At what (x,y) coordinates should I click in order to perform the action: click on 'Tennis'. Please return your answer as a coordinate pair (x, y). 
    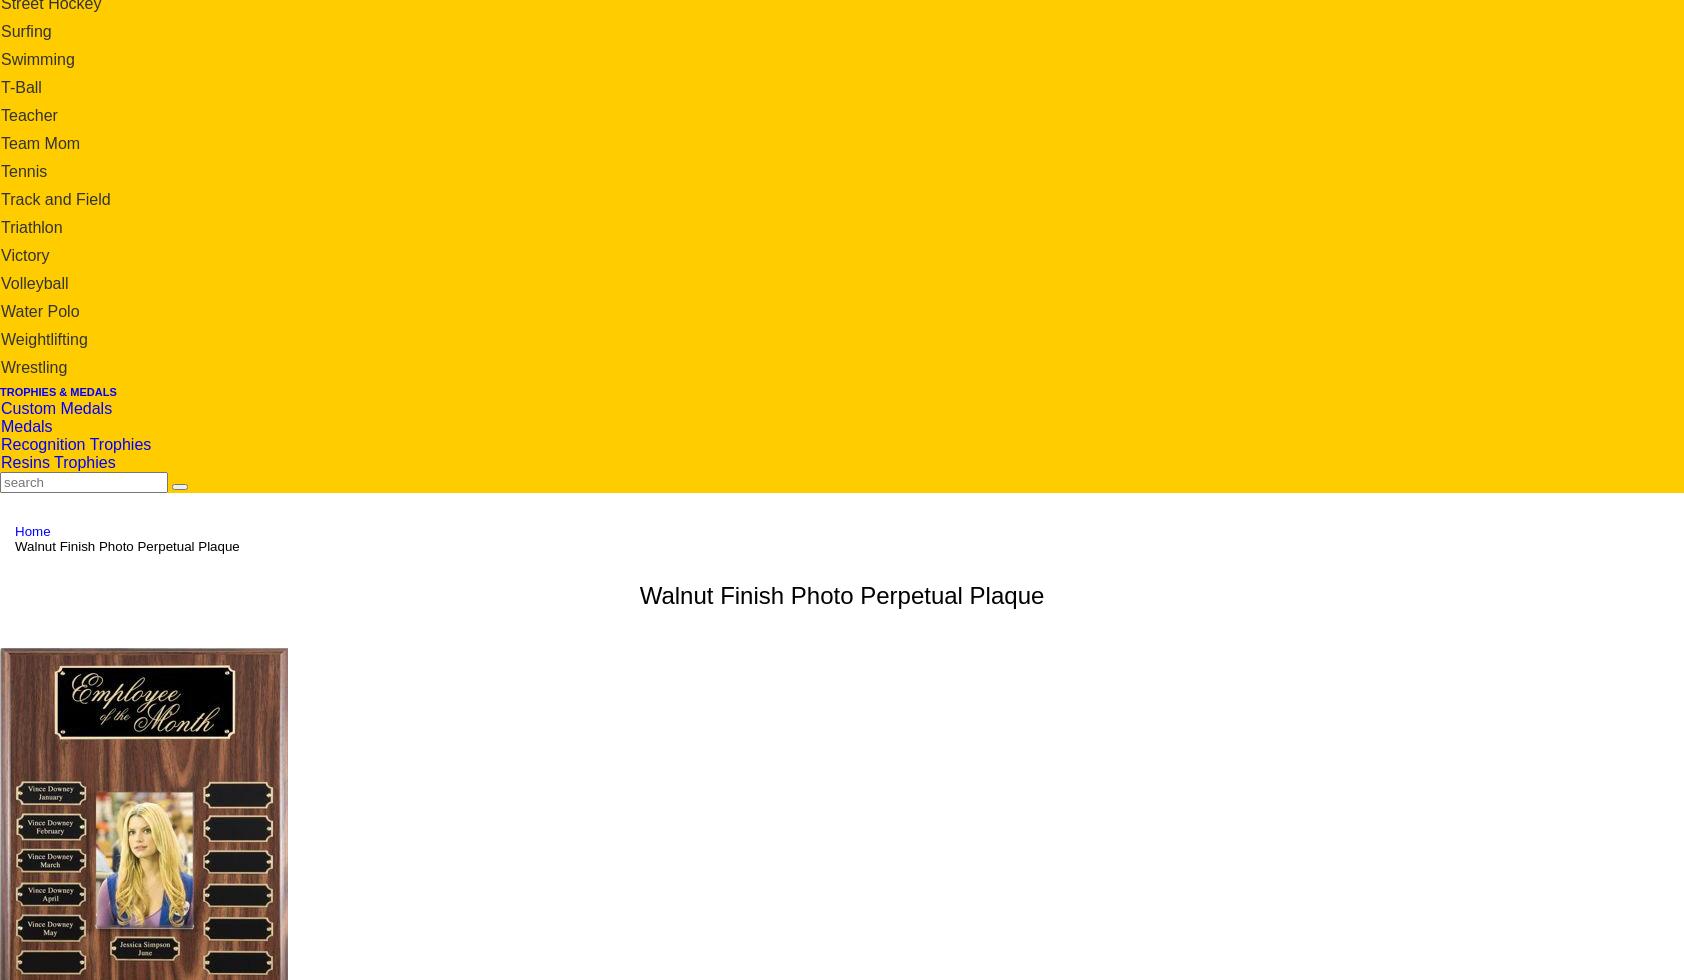
    Looking at the image, I should click on (23, 170).